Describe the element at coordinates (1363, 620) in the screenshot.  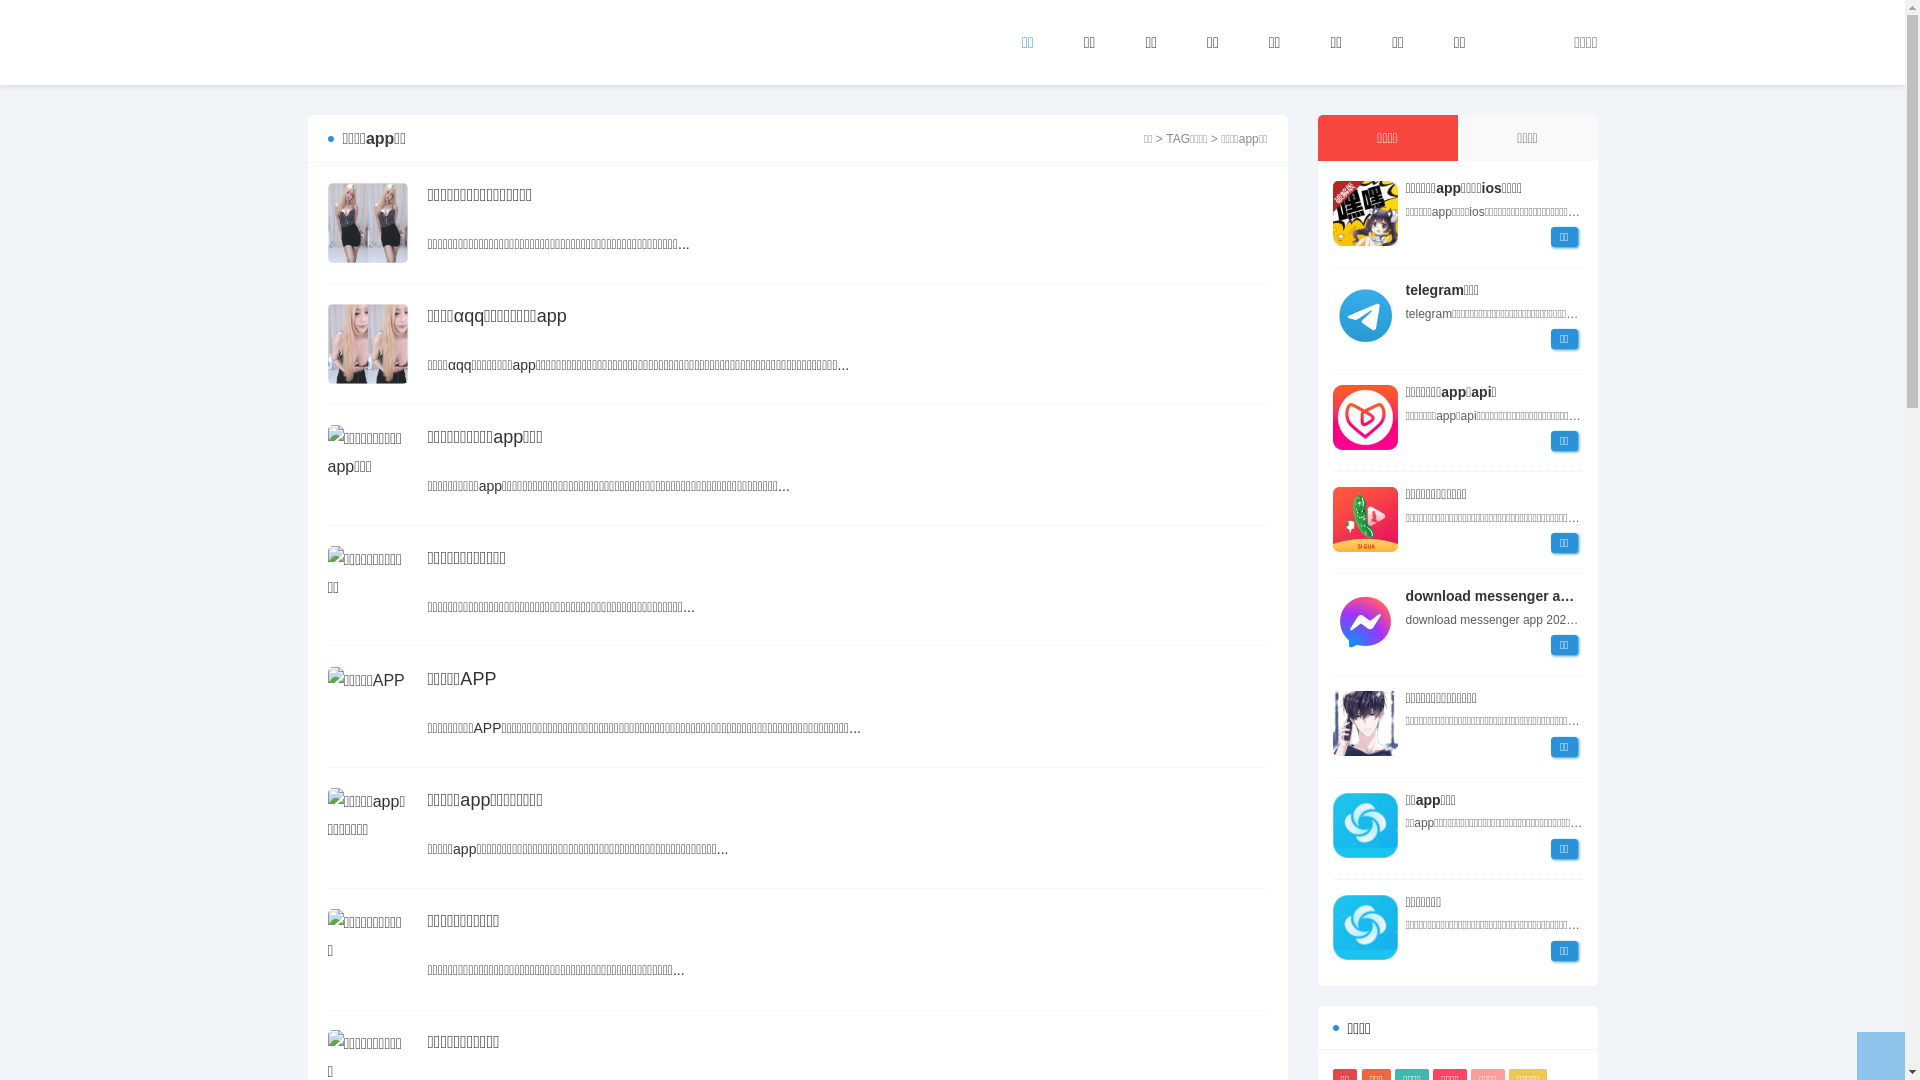
I see `'download messenger app 2020'` at that location.